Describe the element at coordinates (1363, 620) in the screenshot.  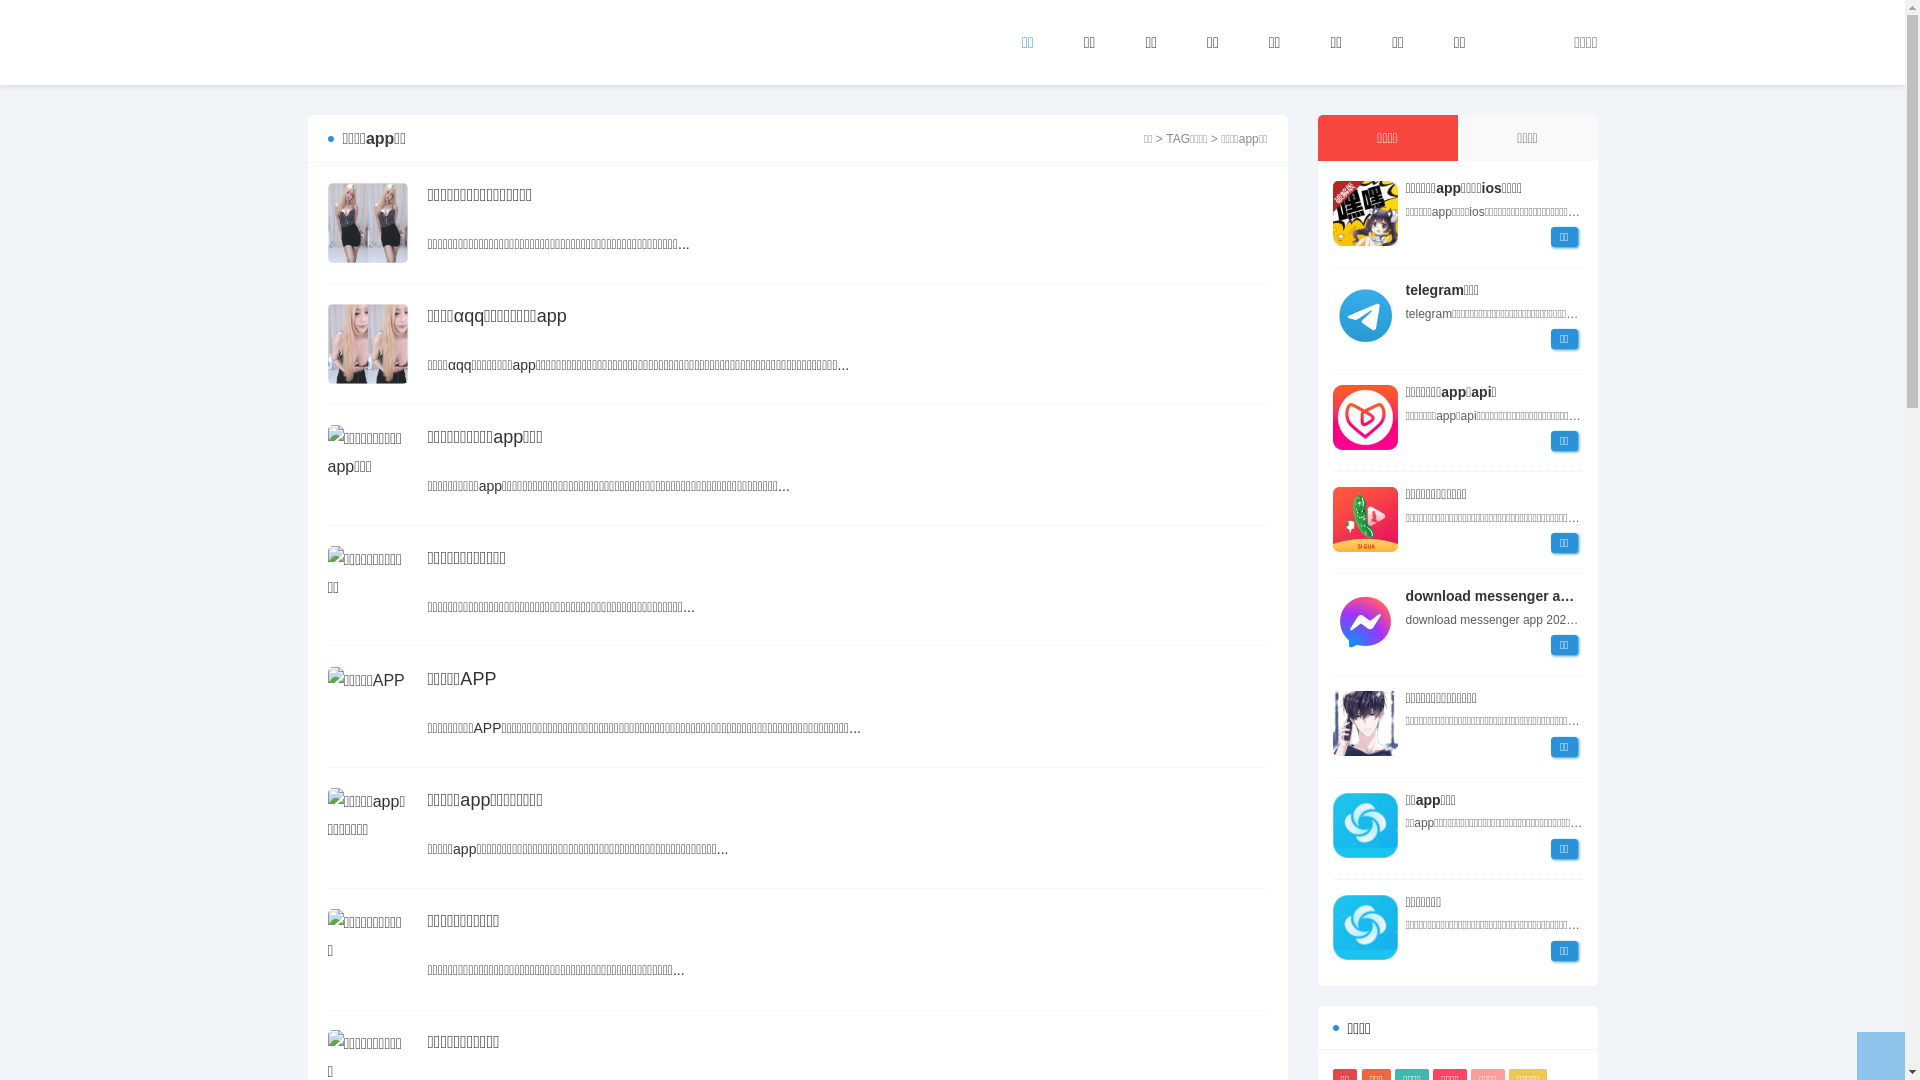
I see `'download messenger app 2020'` at that location.